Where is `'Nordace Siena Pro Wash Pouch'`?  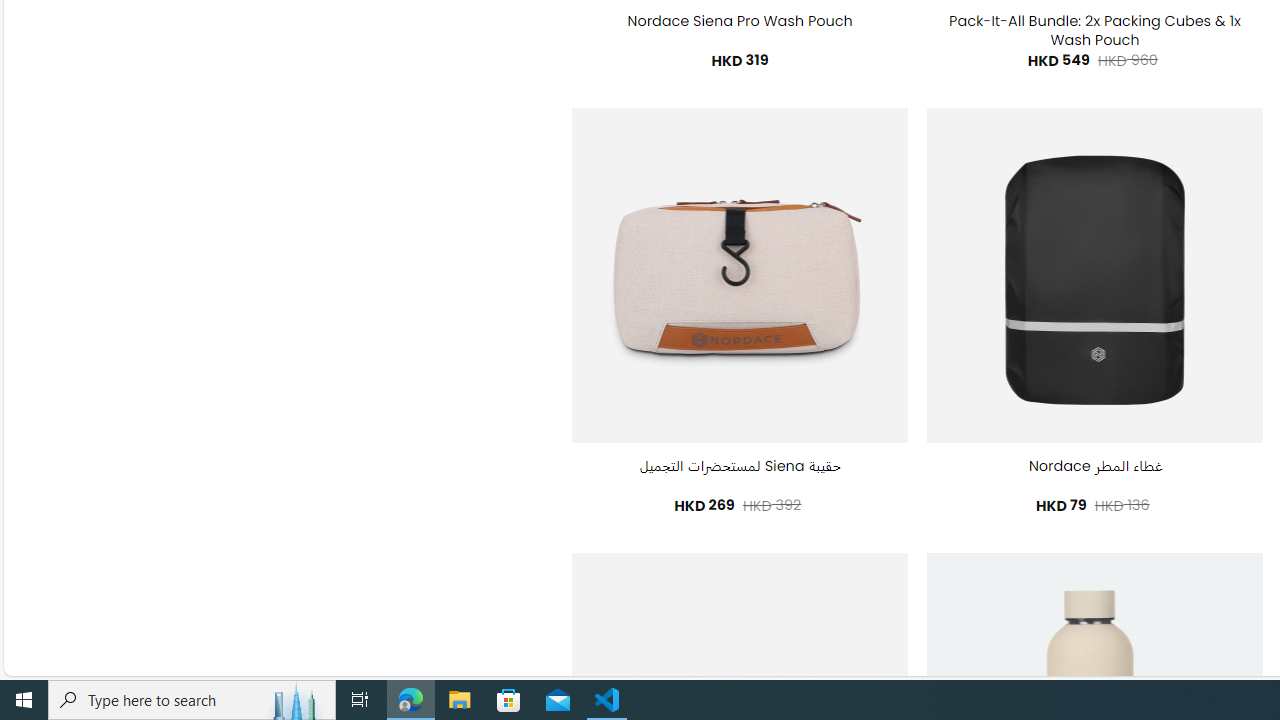
'Nordace Siena Pro Wash Pouch' is located at coordinates (738, 21).